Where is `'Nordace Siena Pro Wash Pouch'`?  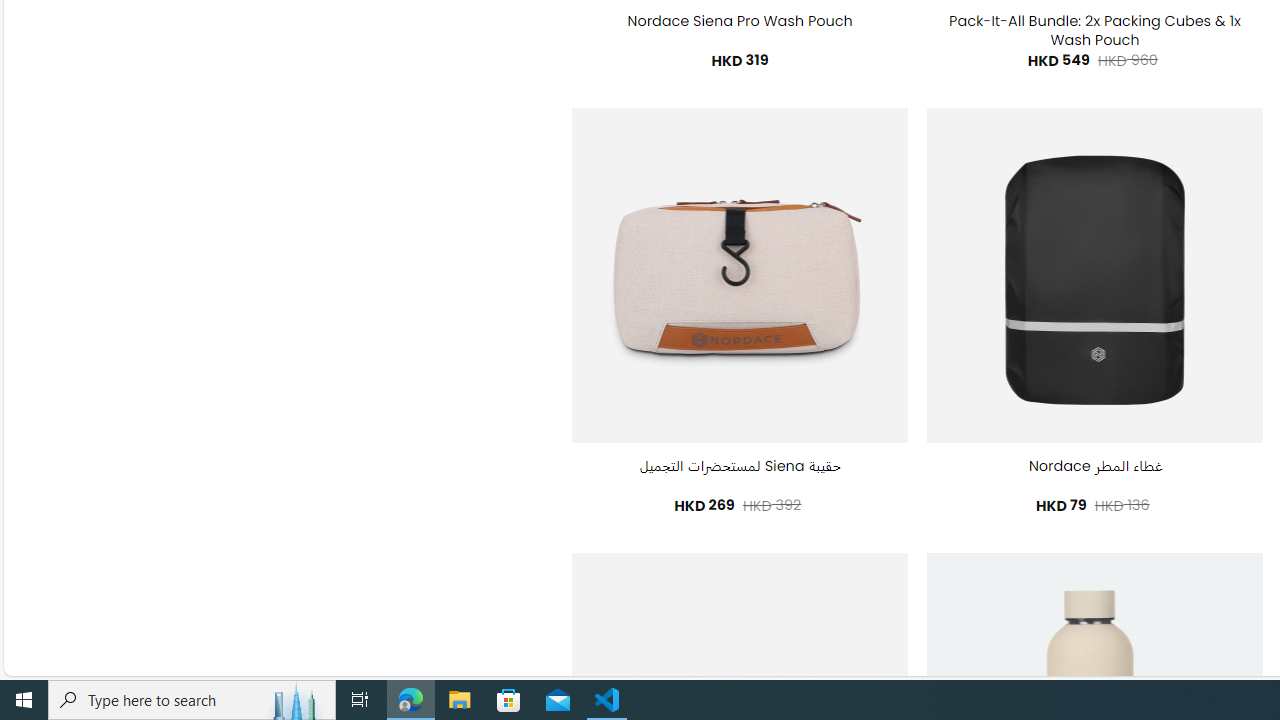
'Nordace Siena Pro Wash Pouch' is located at coordinates (738, 21).